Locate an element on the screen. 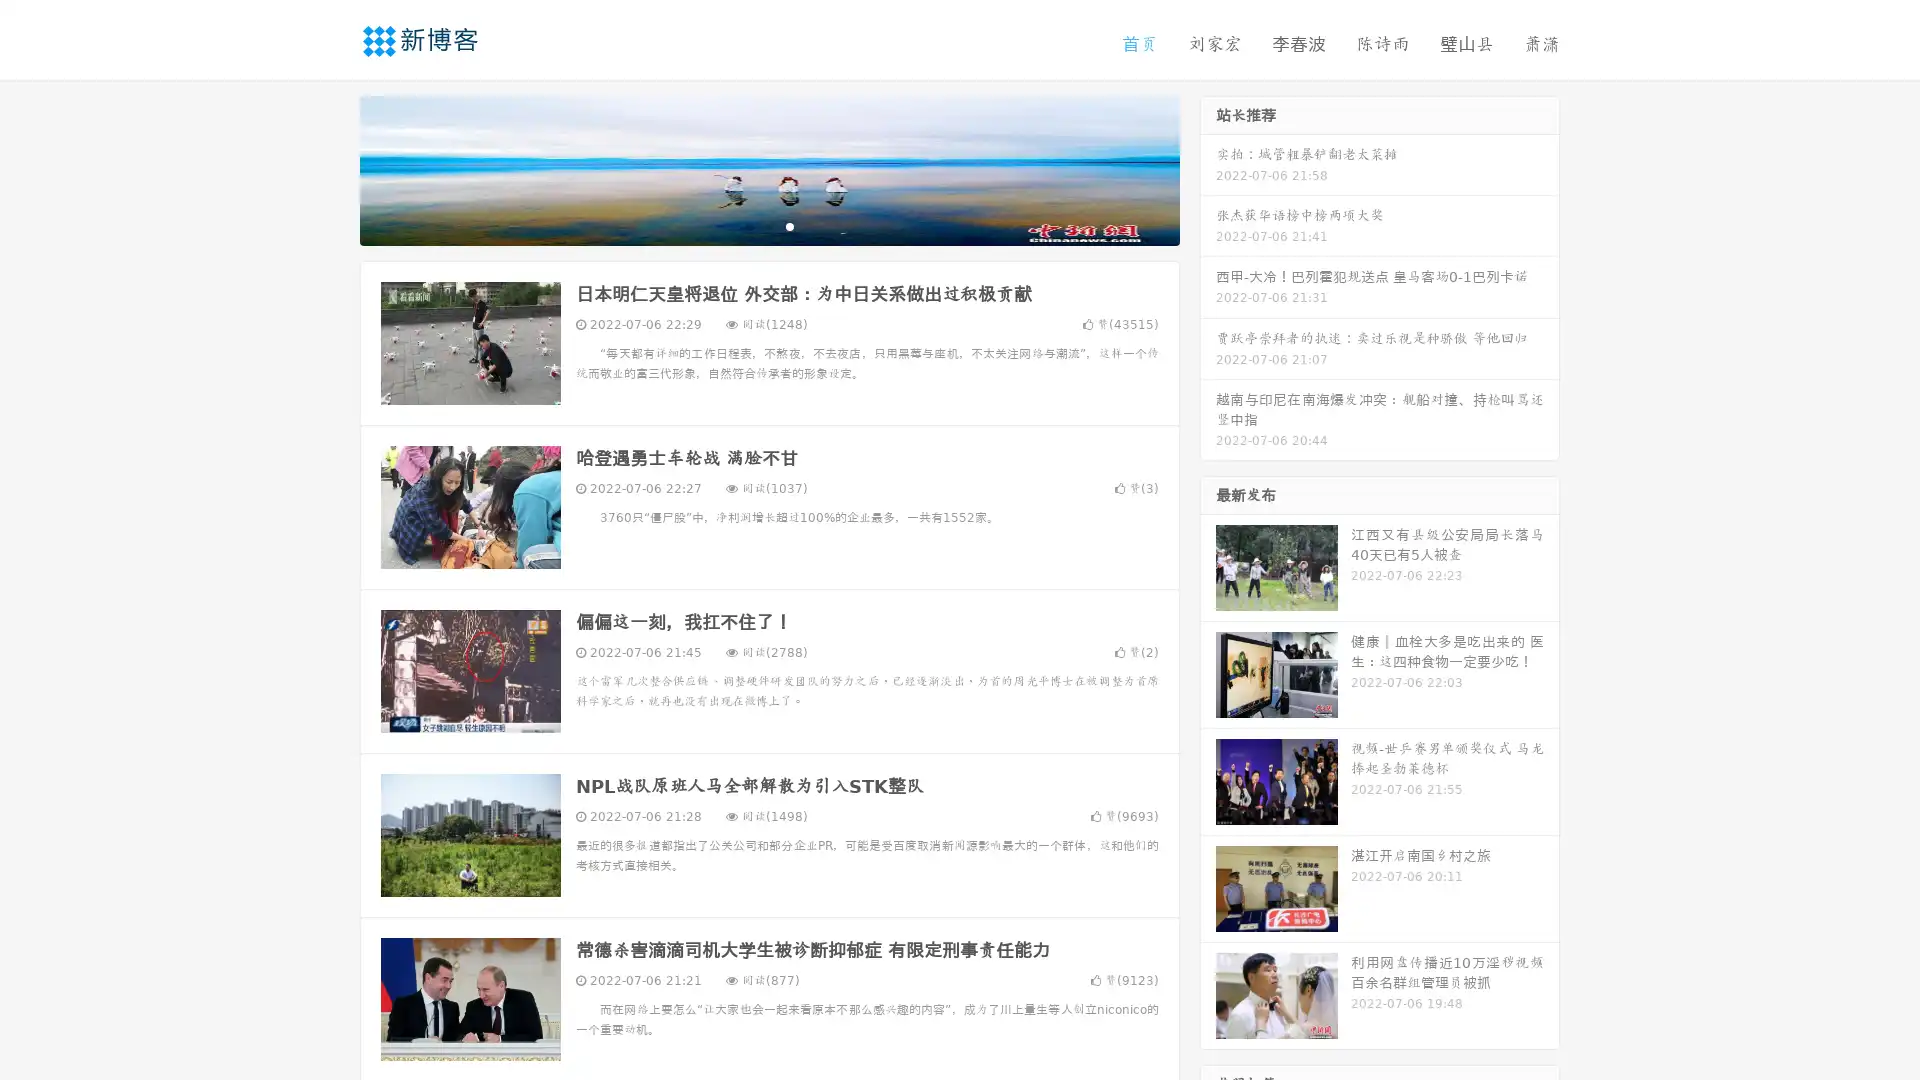  Go to slide 3 is located at coordinates (789, 225).